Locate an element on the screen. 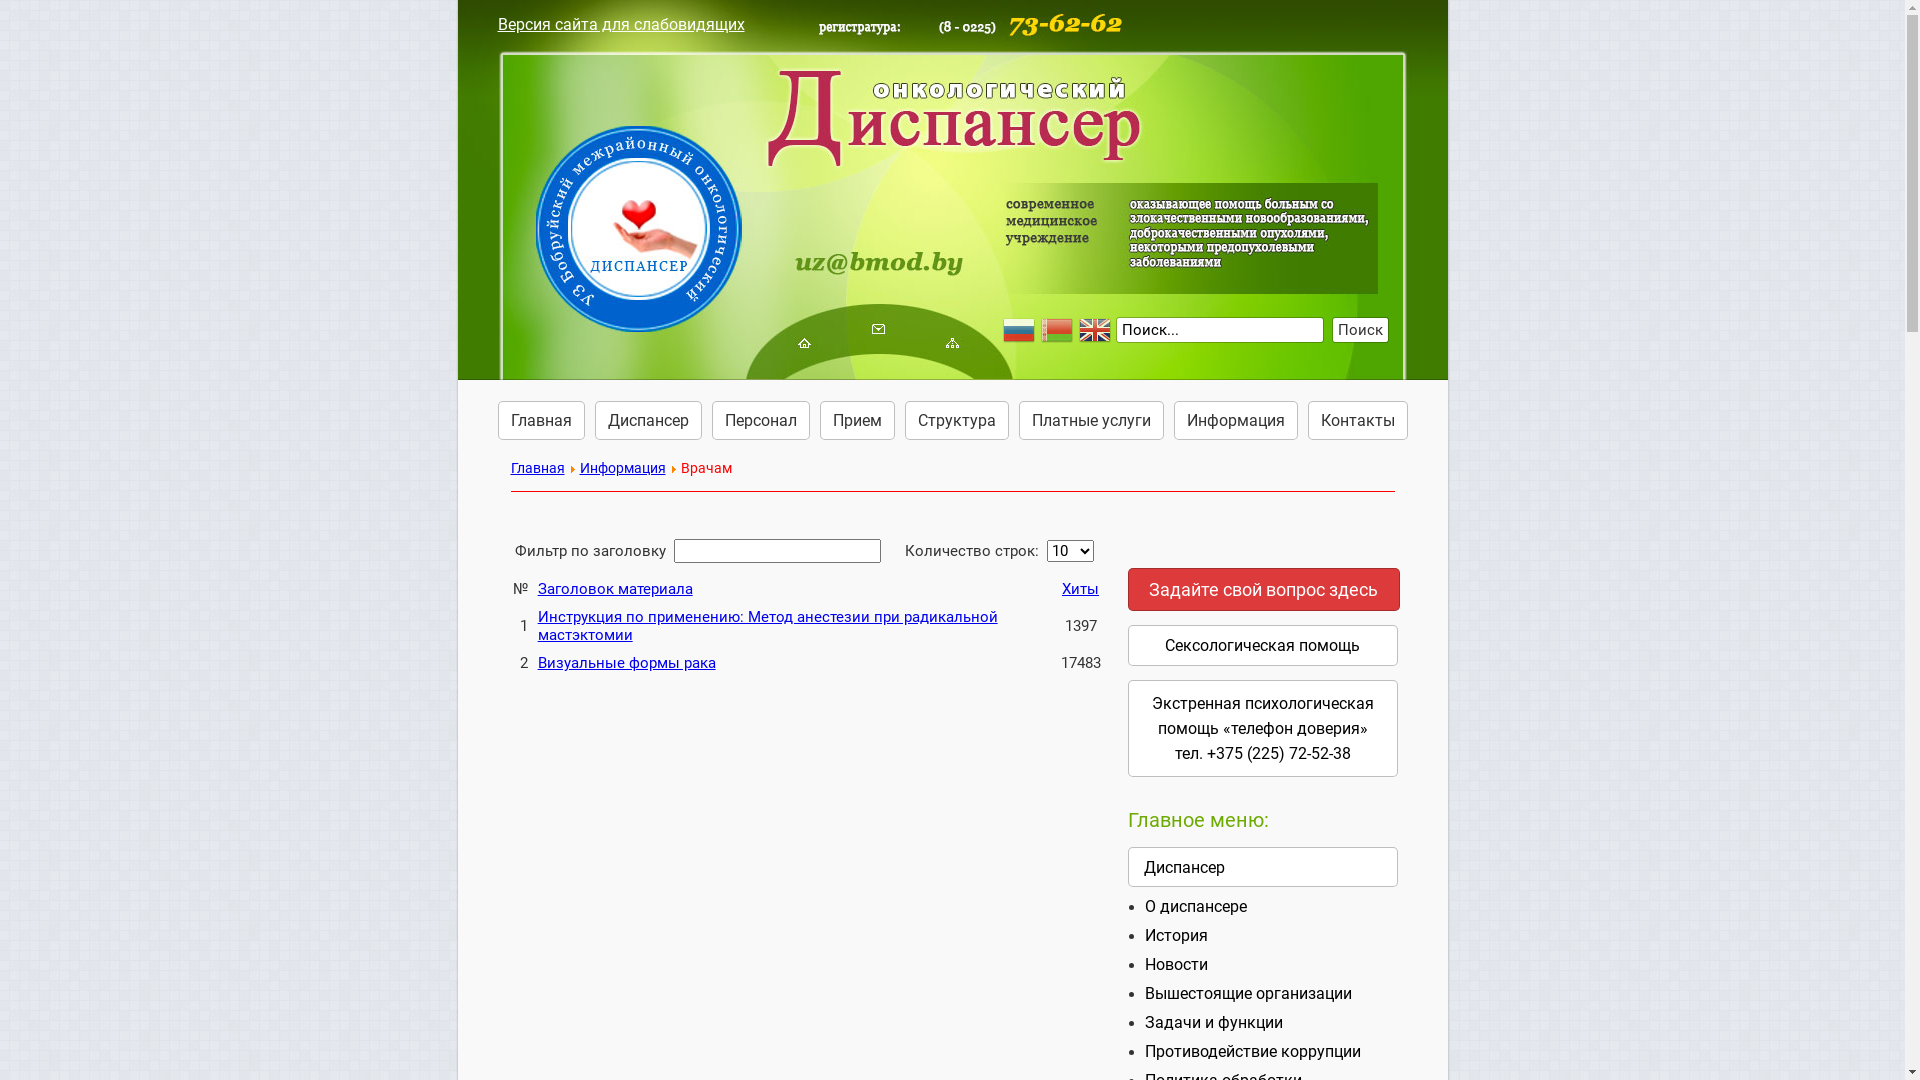  'Russian' is located at coordinates (1021, 329).